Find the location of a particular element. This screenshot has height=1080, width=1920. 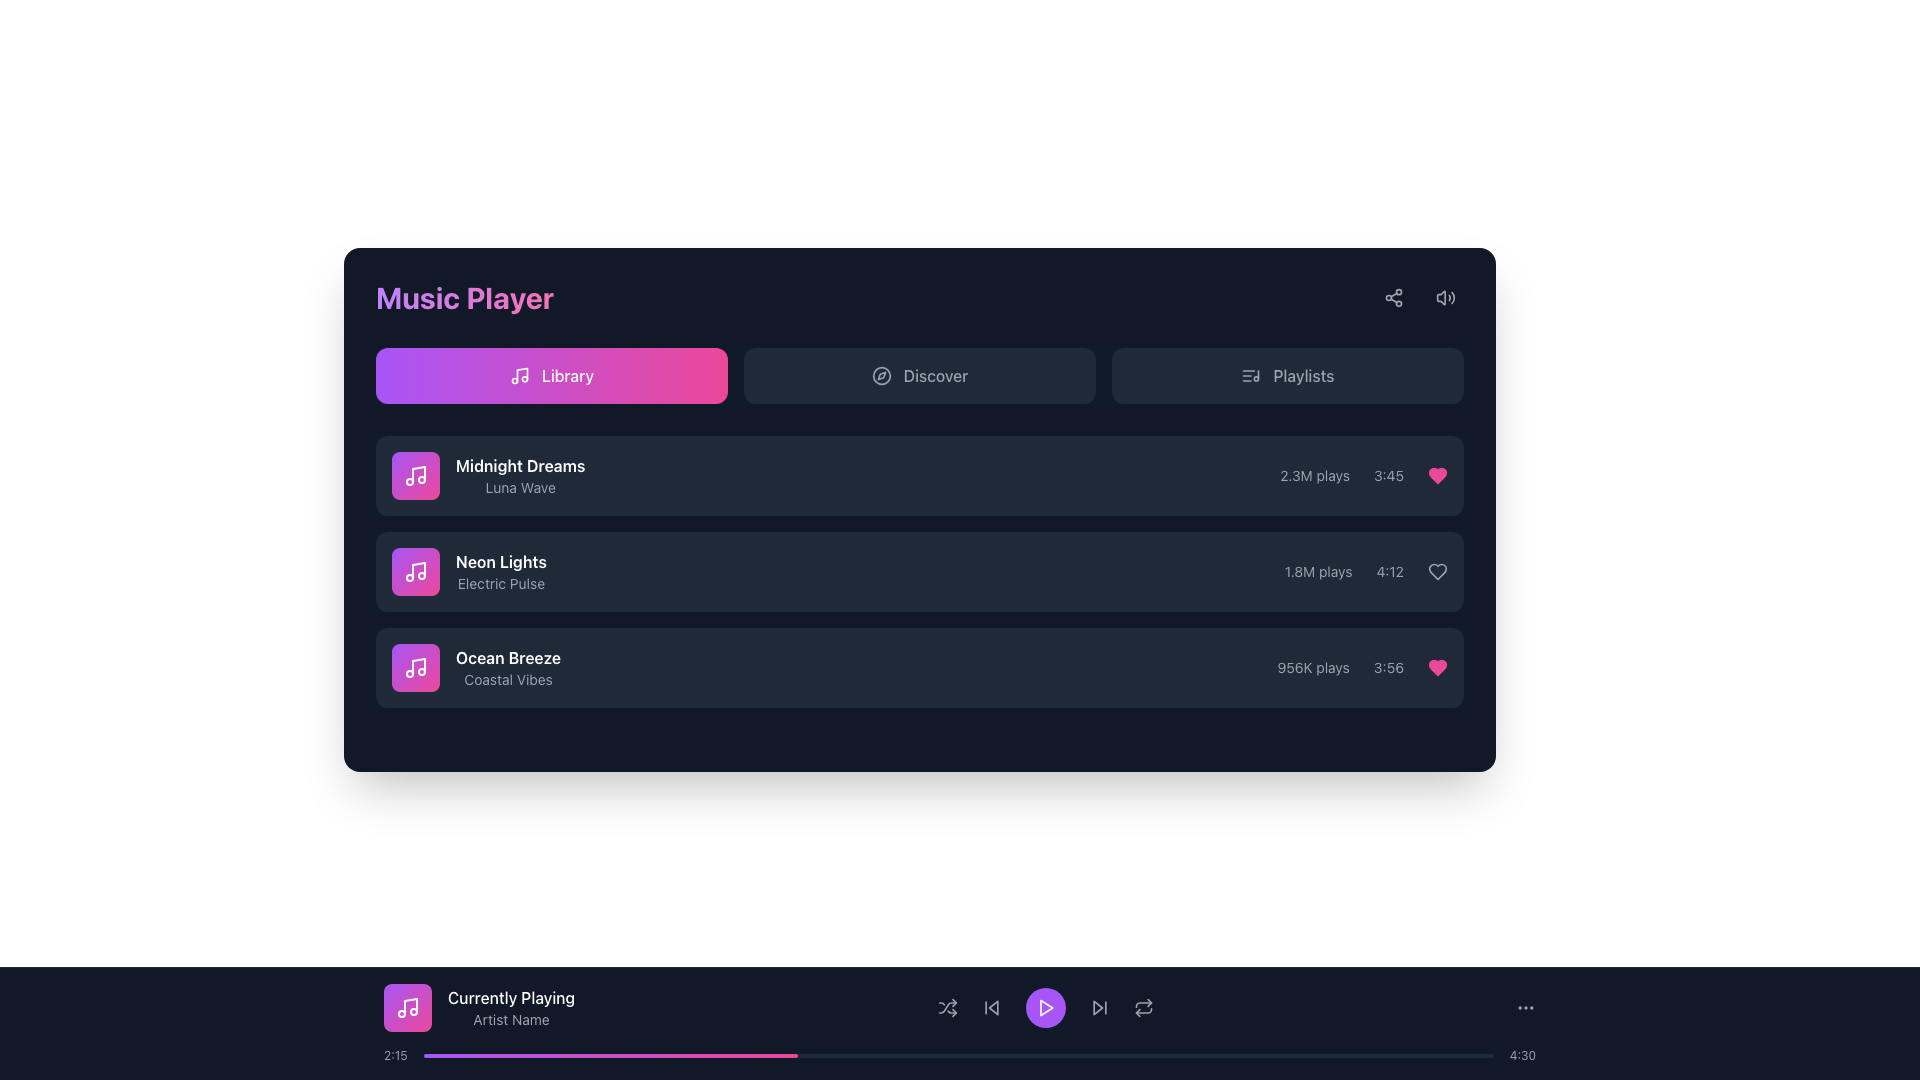

the 'Ocean Breeze' textual element, which is the third item in a vertically stacked list within the music player interface is located at coordinates (508, 667).